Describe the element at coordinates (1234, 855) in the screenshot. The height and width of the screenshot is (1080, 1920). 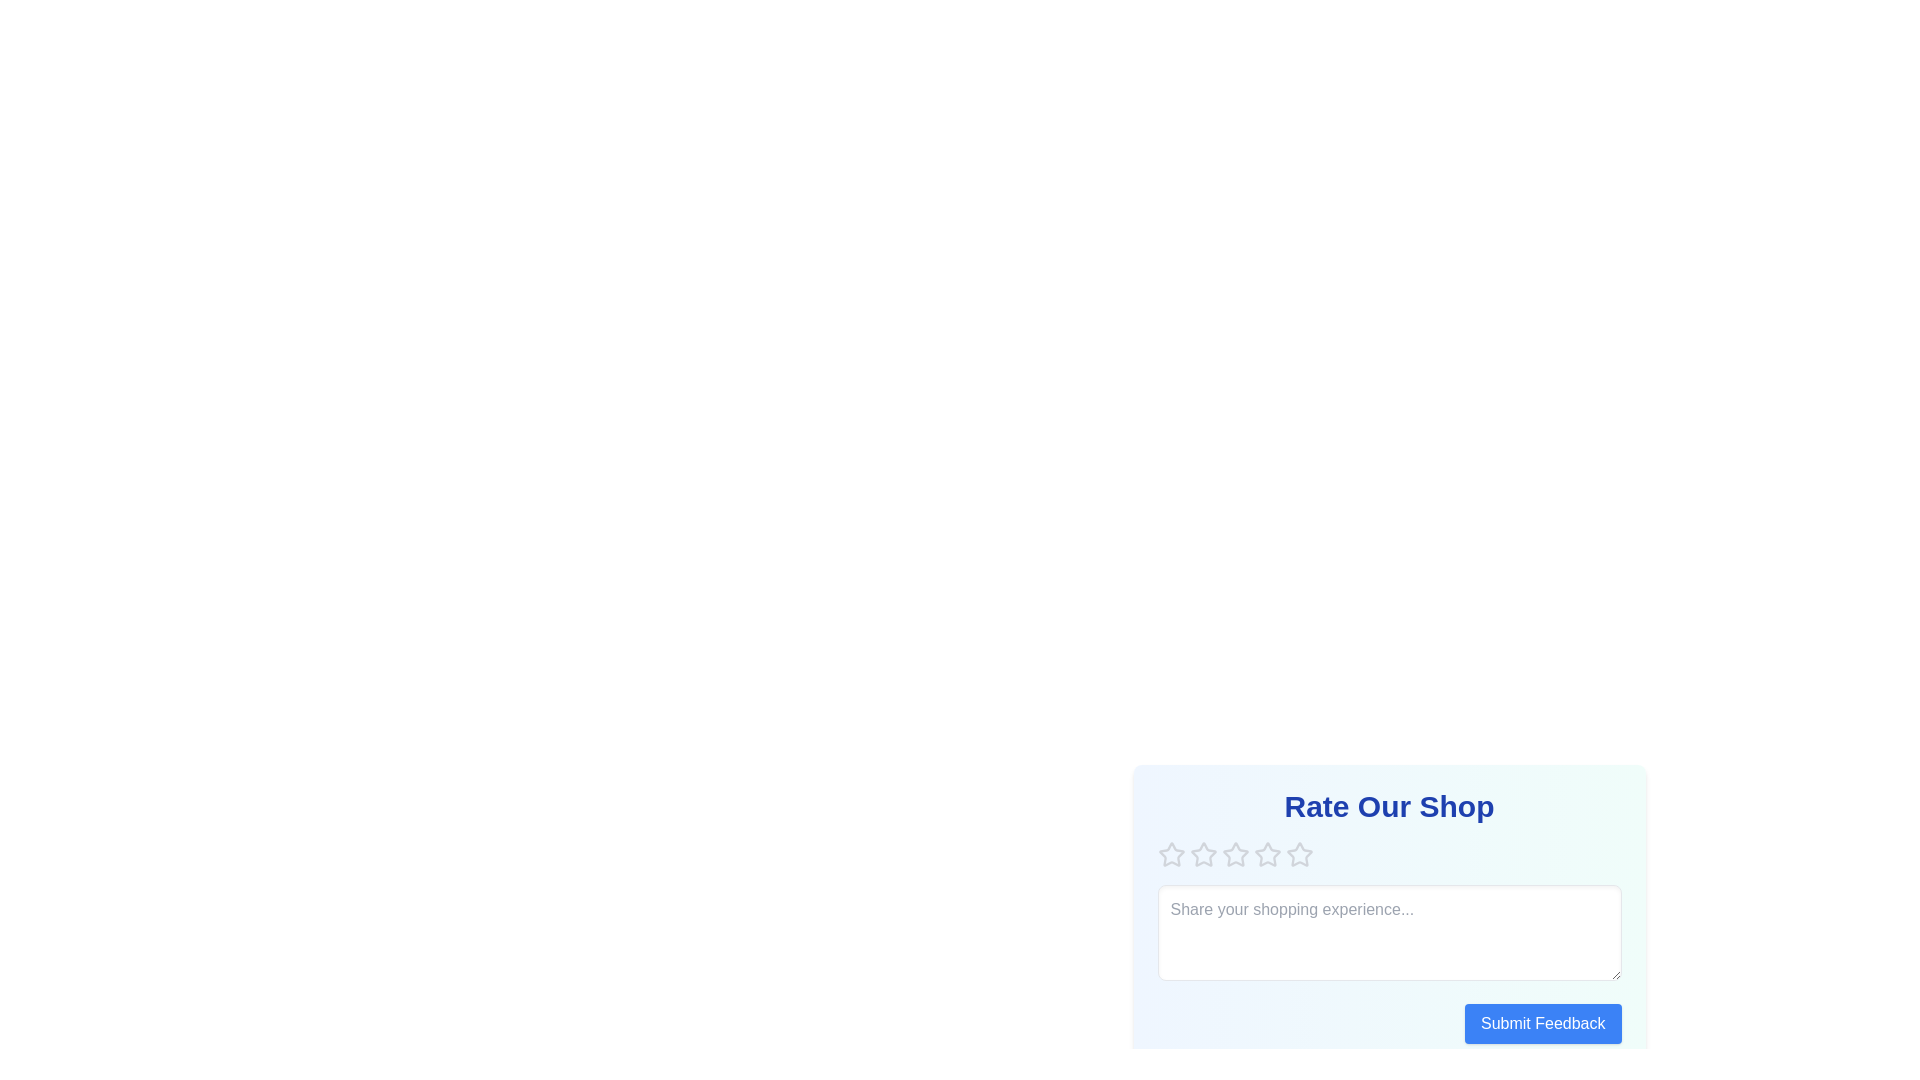
I see `the star corresponding to 3 to preview the rating` at that location.